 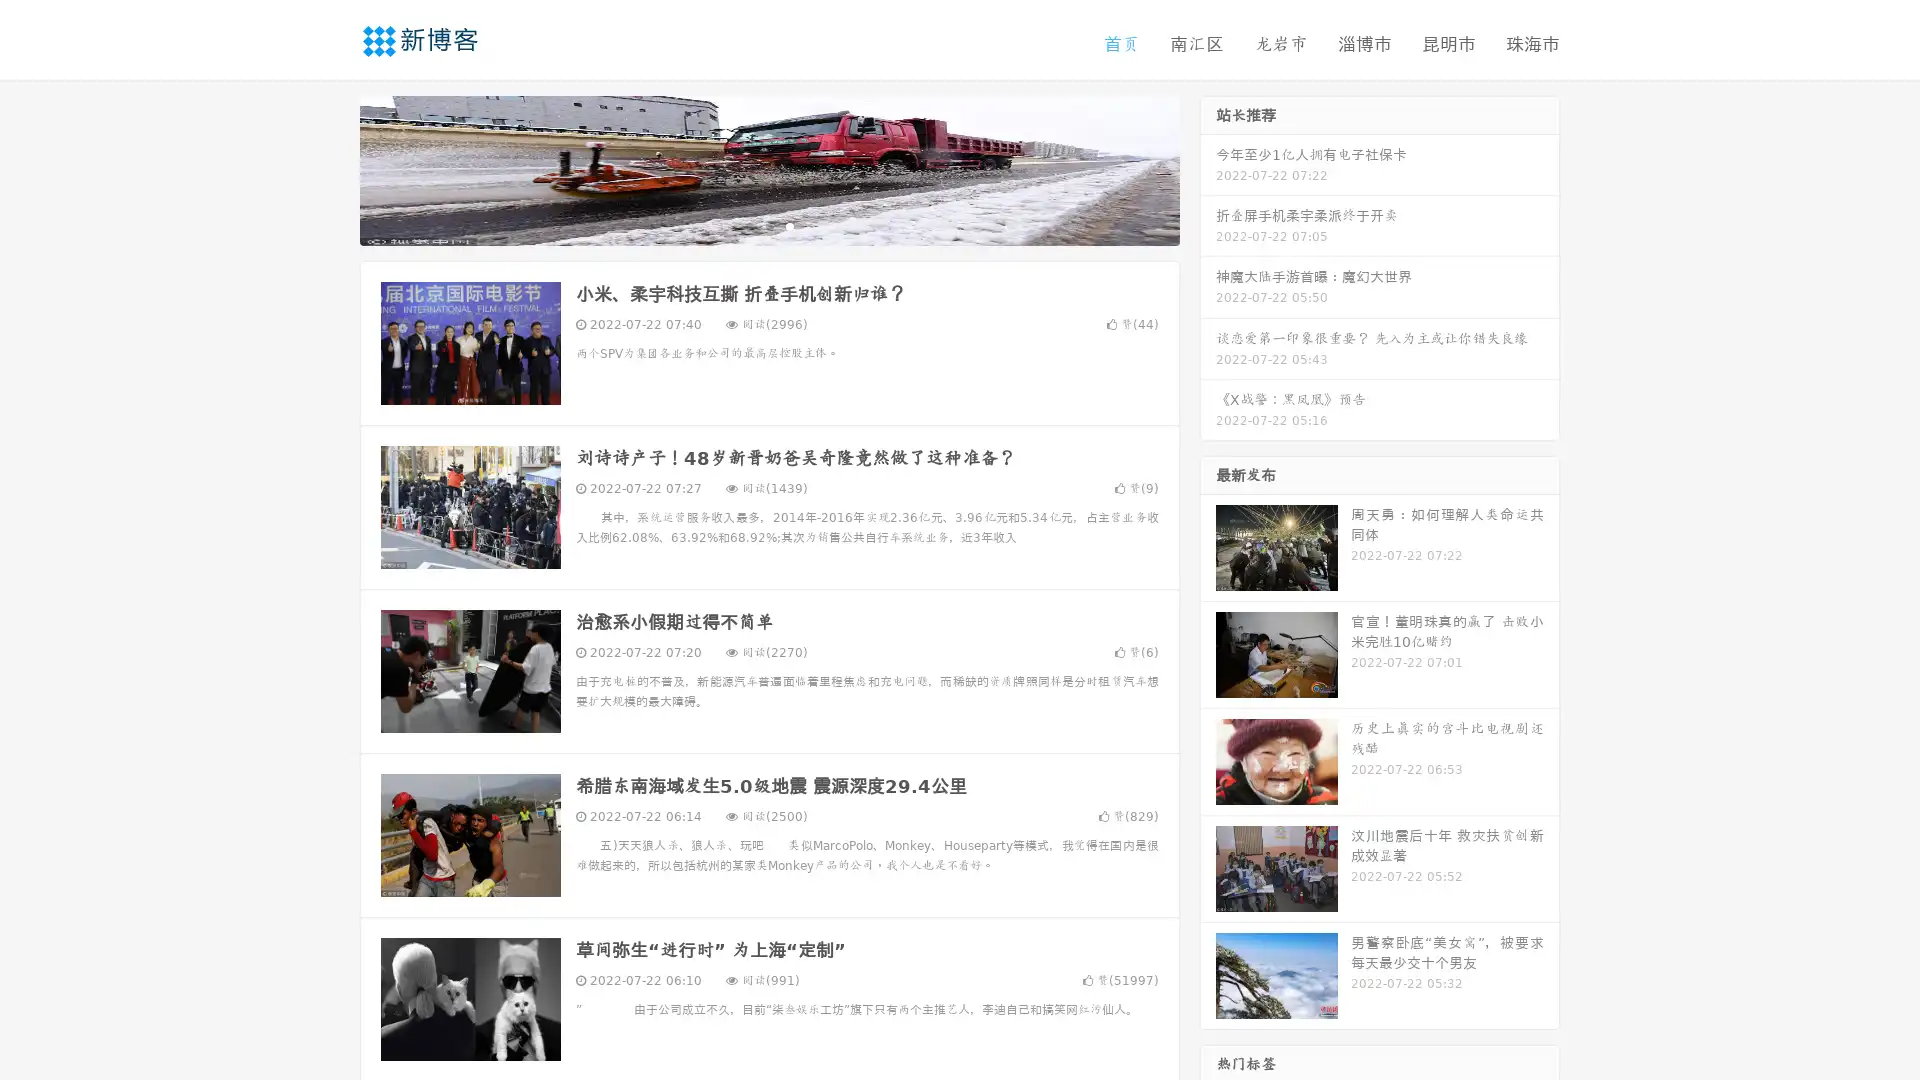 What do you see at coordinates (330, 168) in the screenshot?
I see `Previous slide` at bounding box center [330, 168].